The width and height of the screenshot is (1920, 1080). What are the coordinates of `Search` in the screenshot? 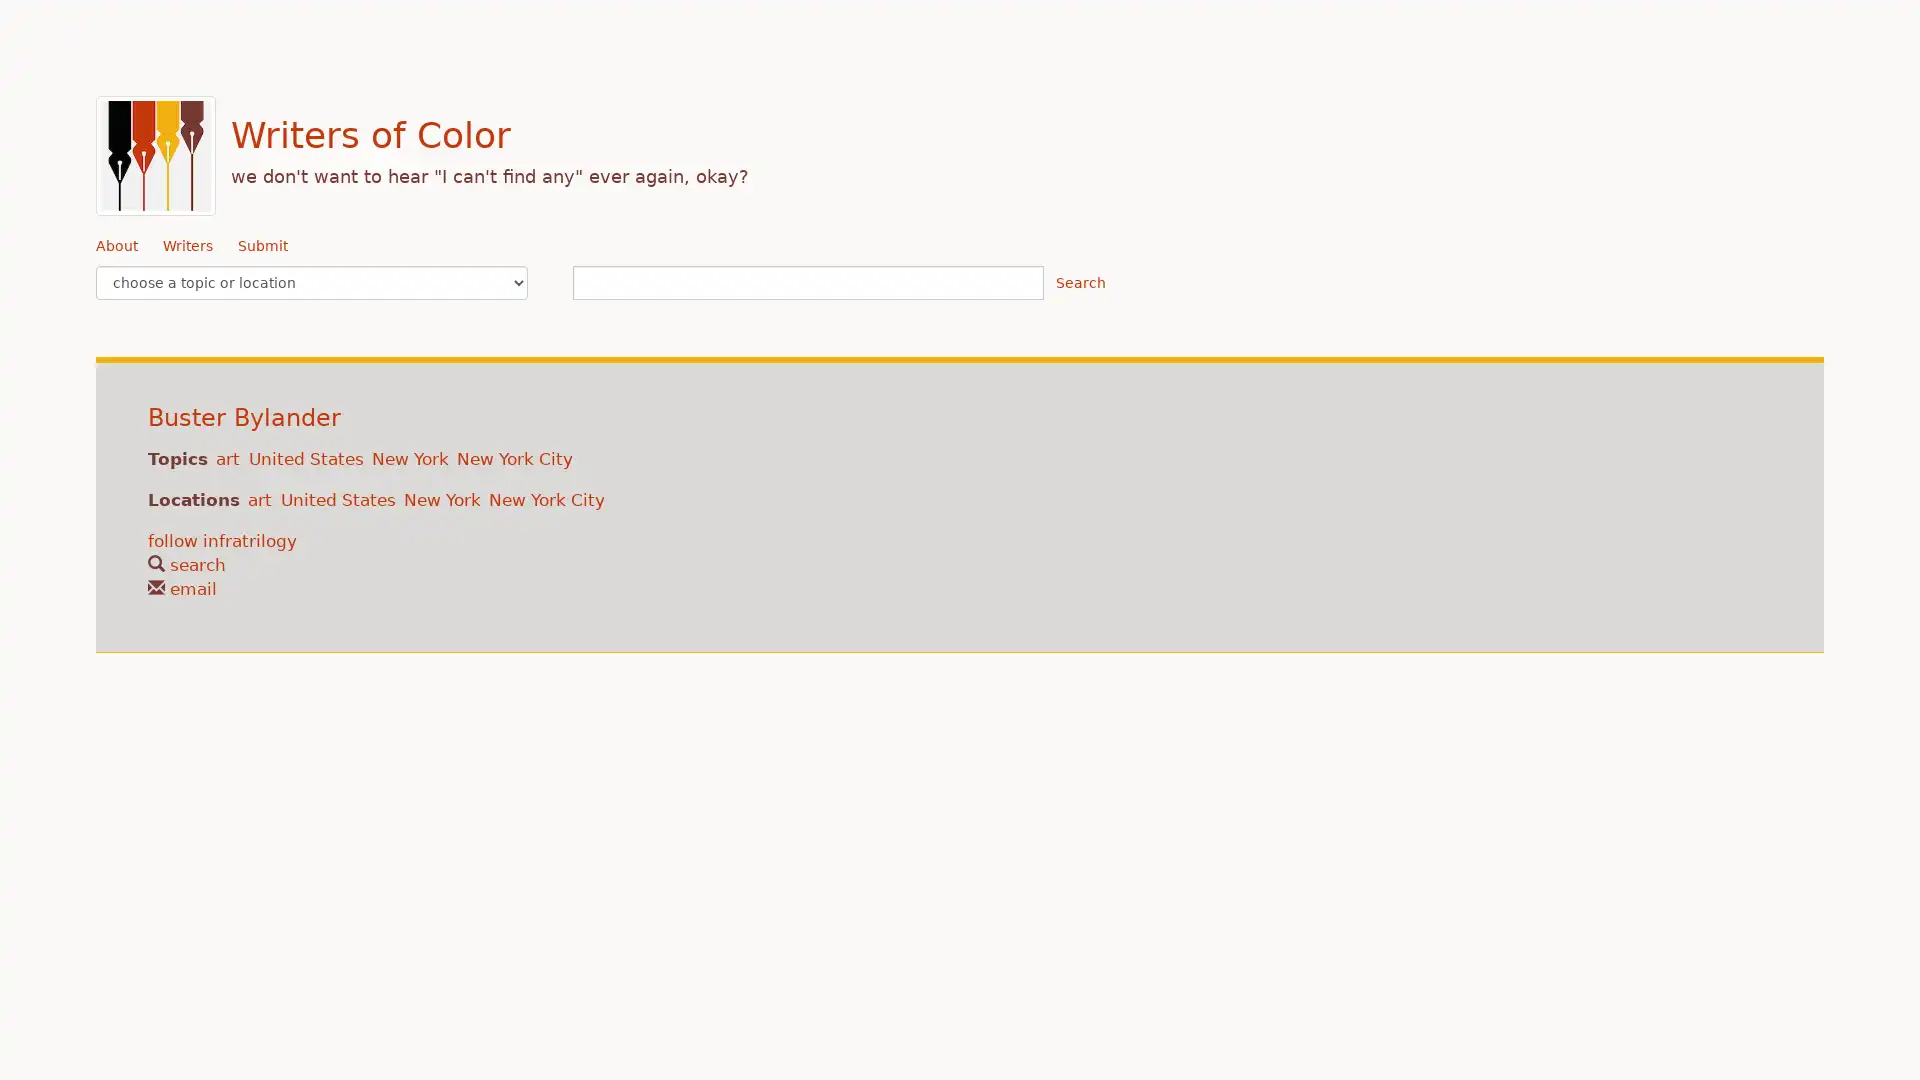 It's located at (1079, 282).